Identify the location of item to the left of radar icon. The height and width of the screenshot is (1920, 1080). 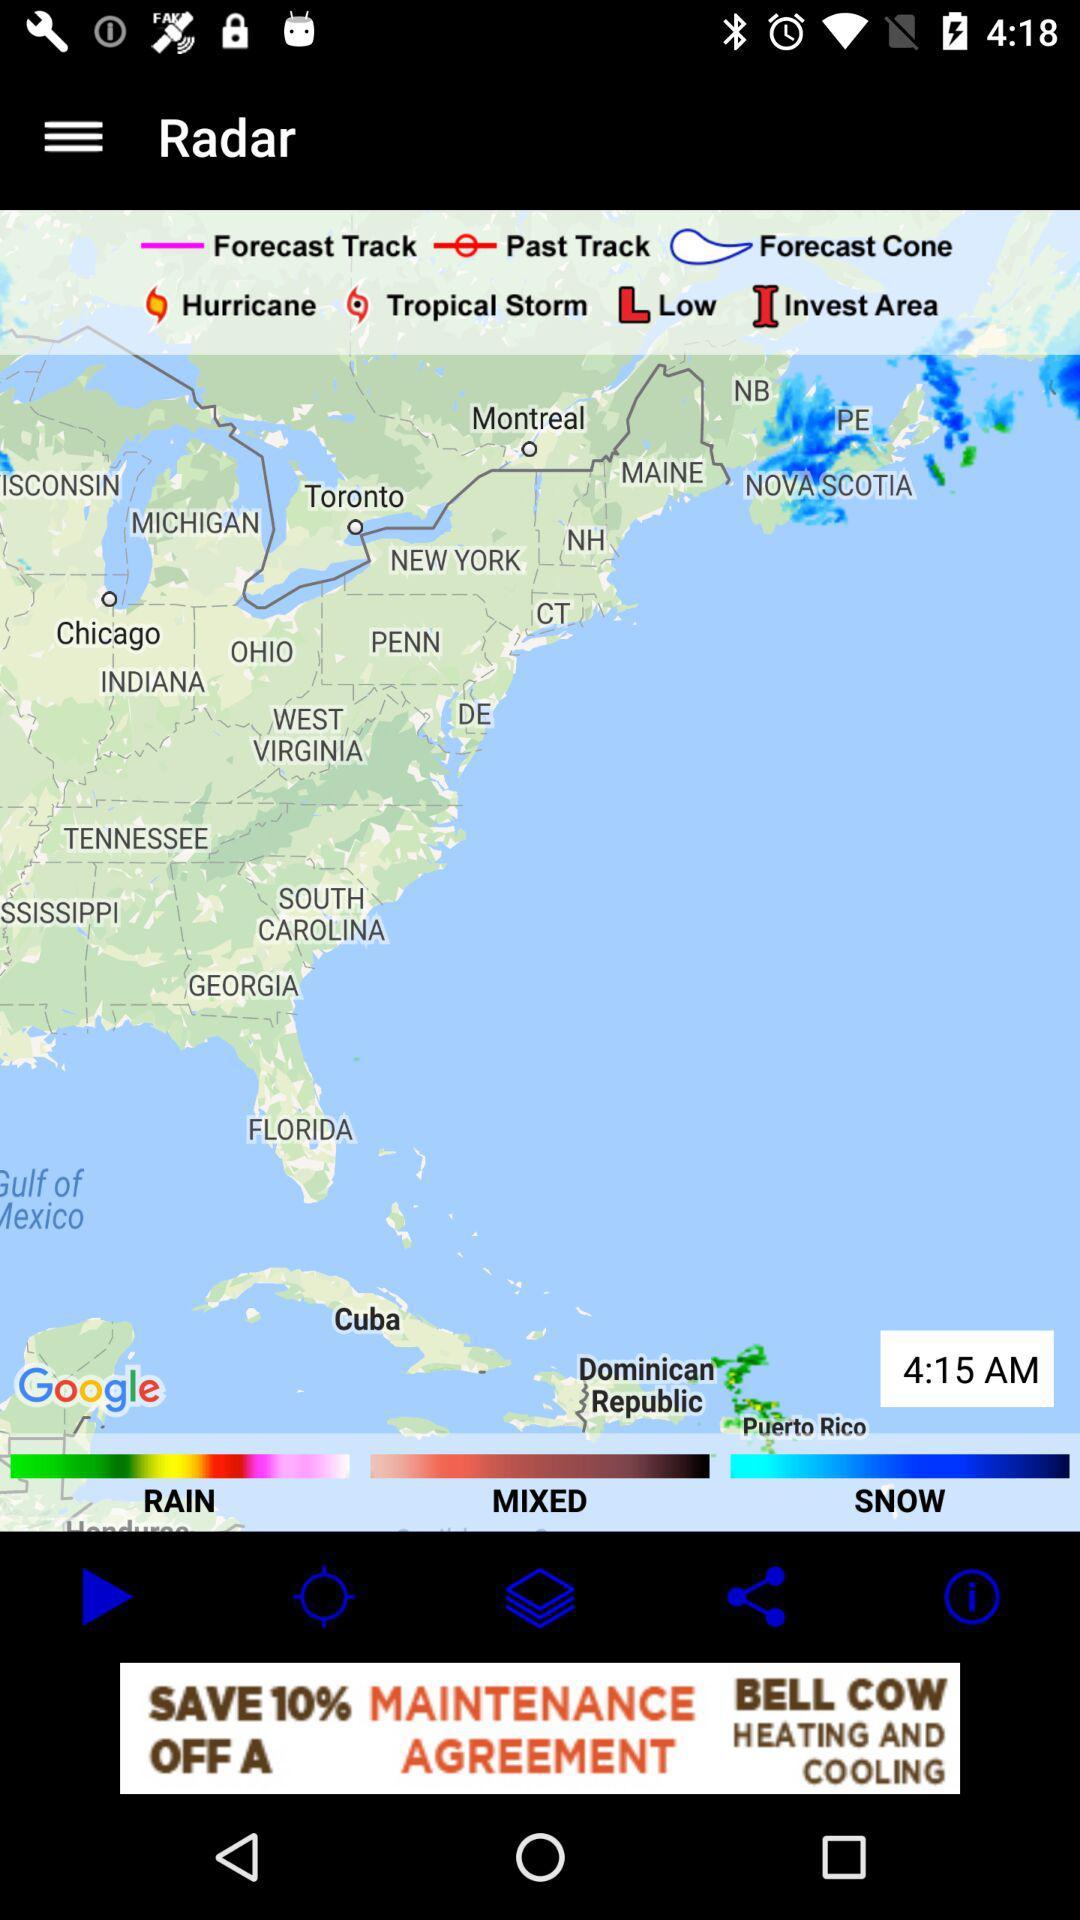
(72, 135).